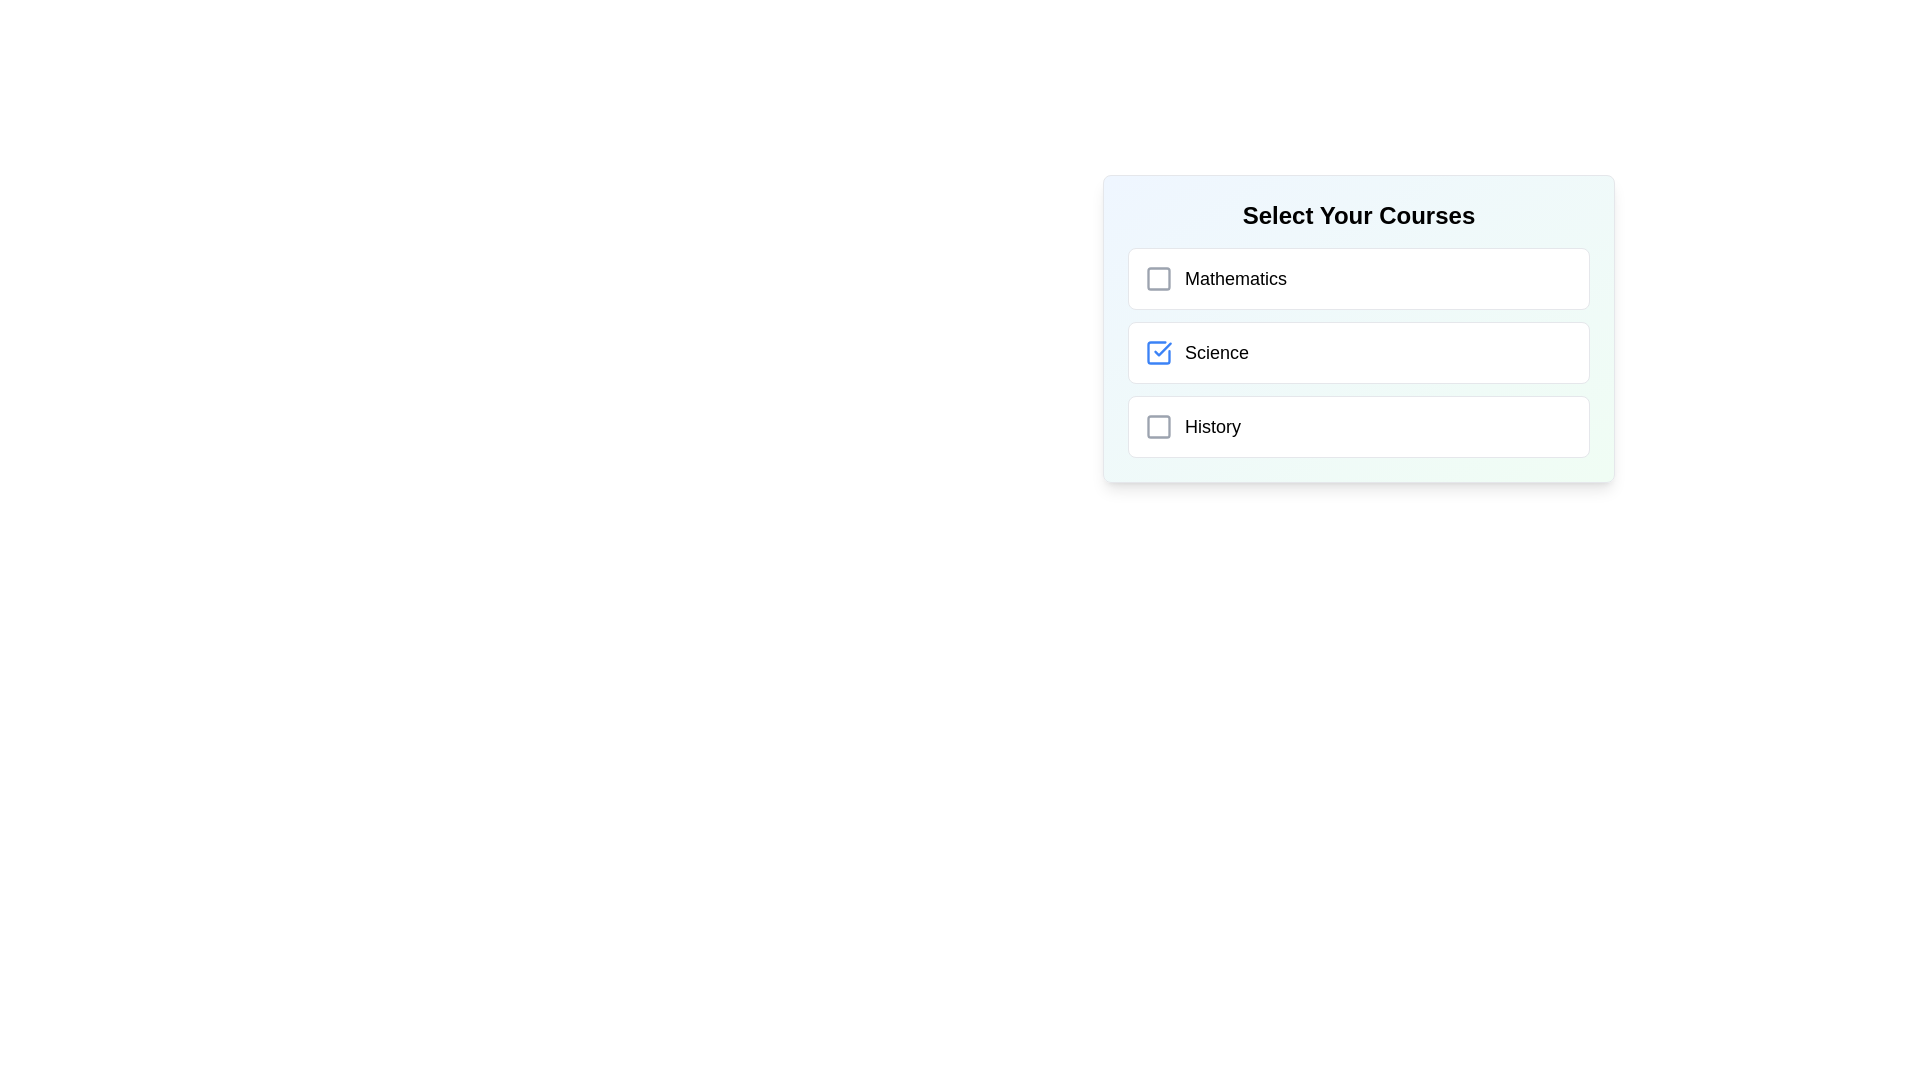 This screenshot has width=1920, height=1080. What do you see at coordinates (1358, 352) in the screenshot?
I see `the checkbox of the 'Science' course selectable list item` at bounding box center [1358, 352].